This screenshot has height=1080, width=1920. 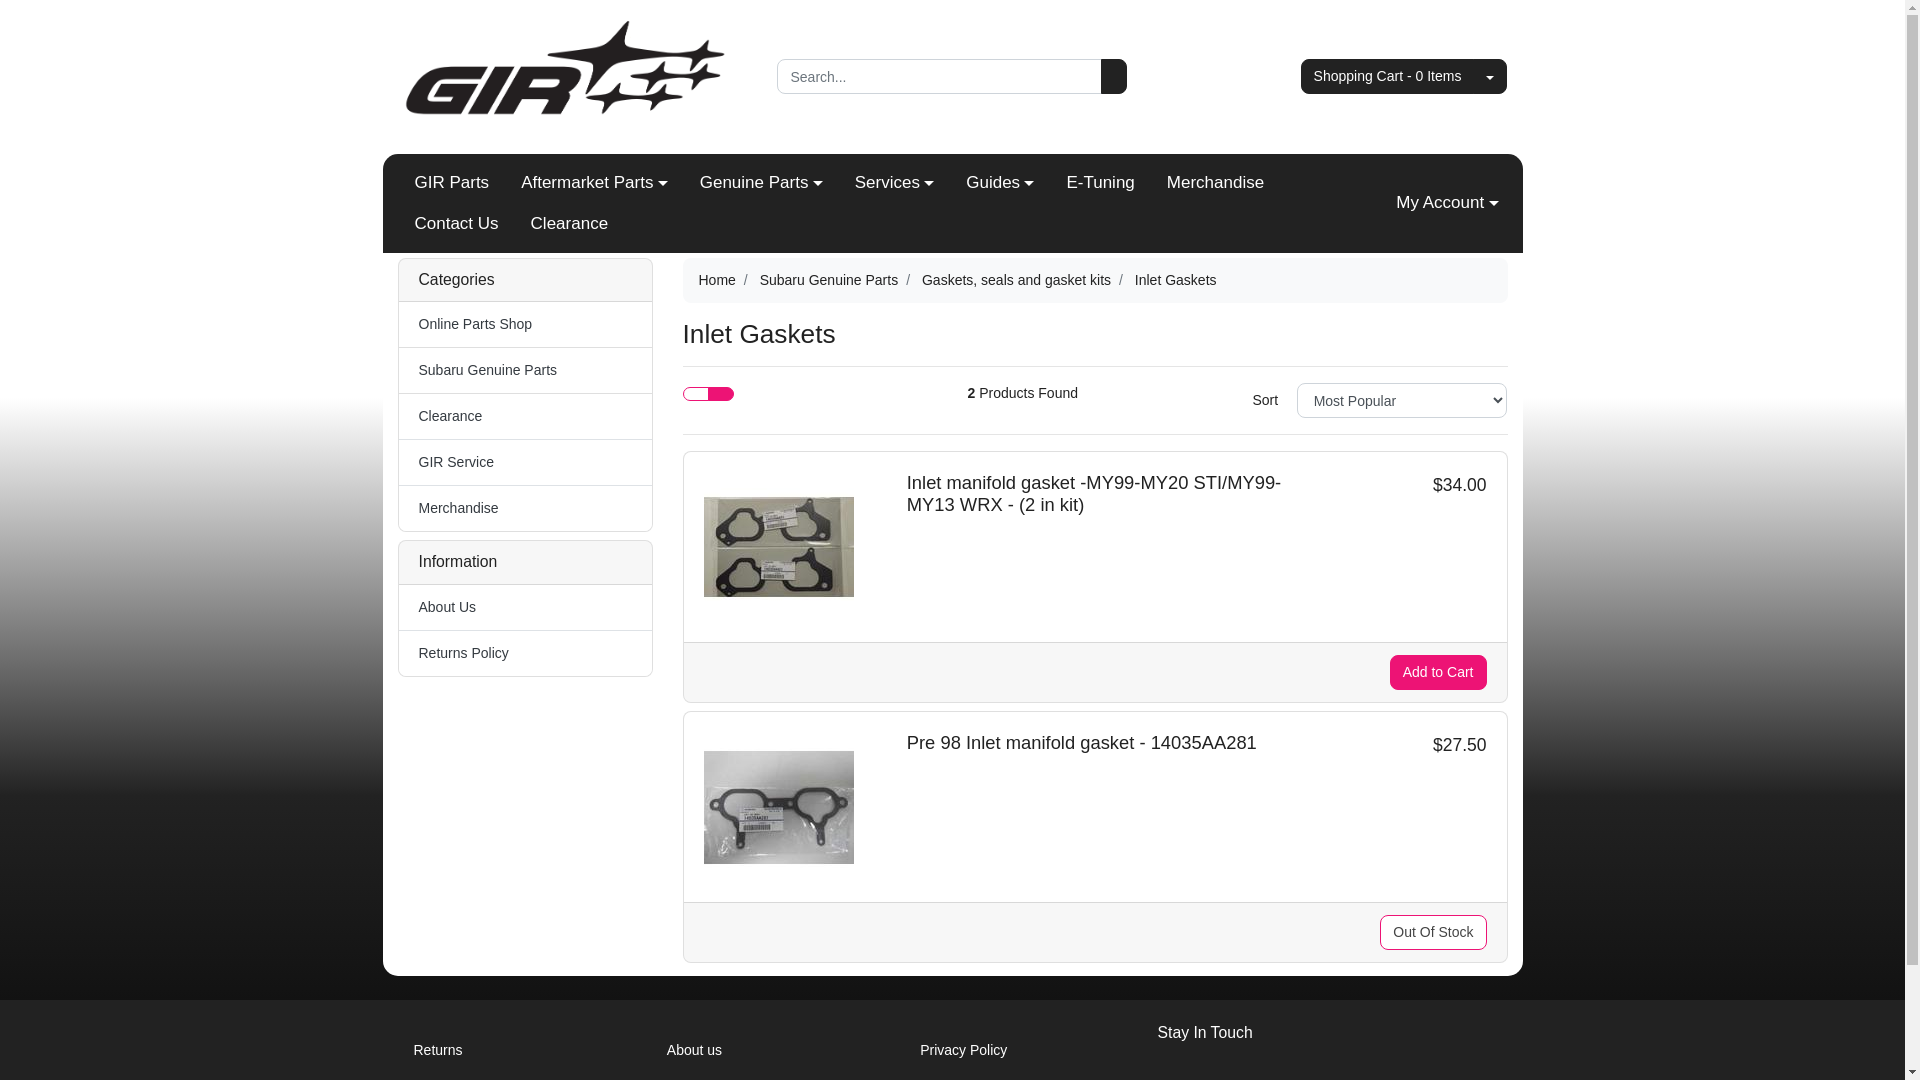 I want to click on 'Home', so click(x=697, y=280).